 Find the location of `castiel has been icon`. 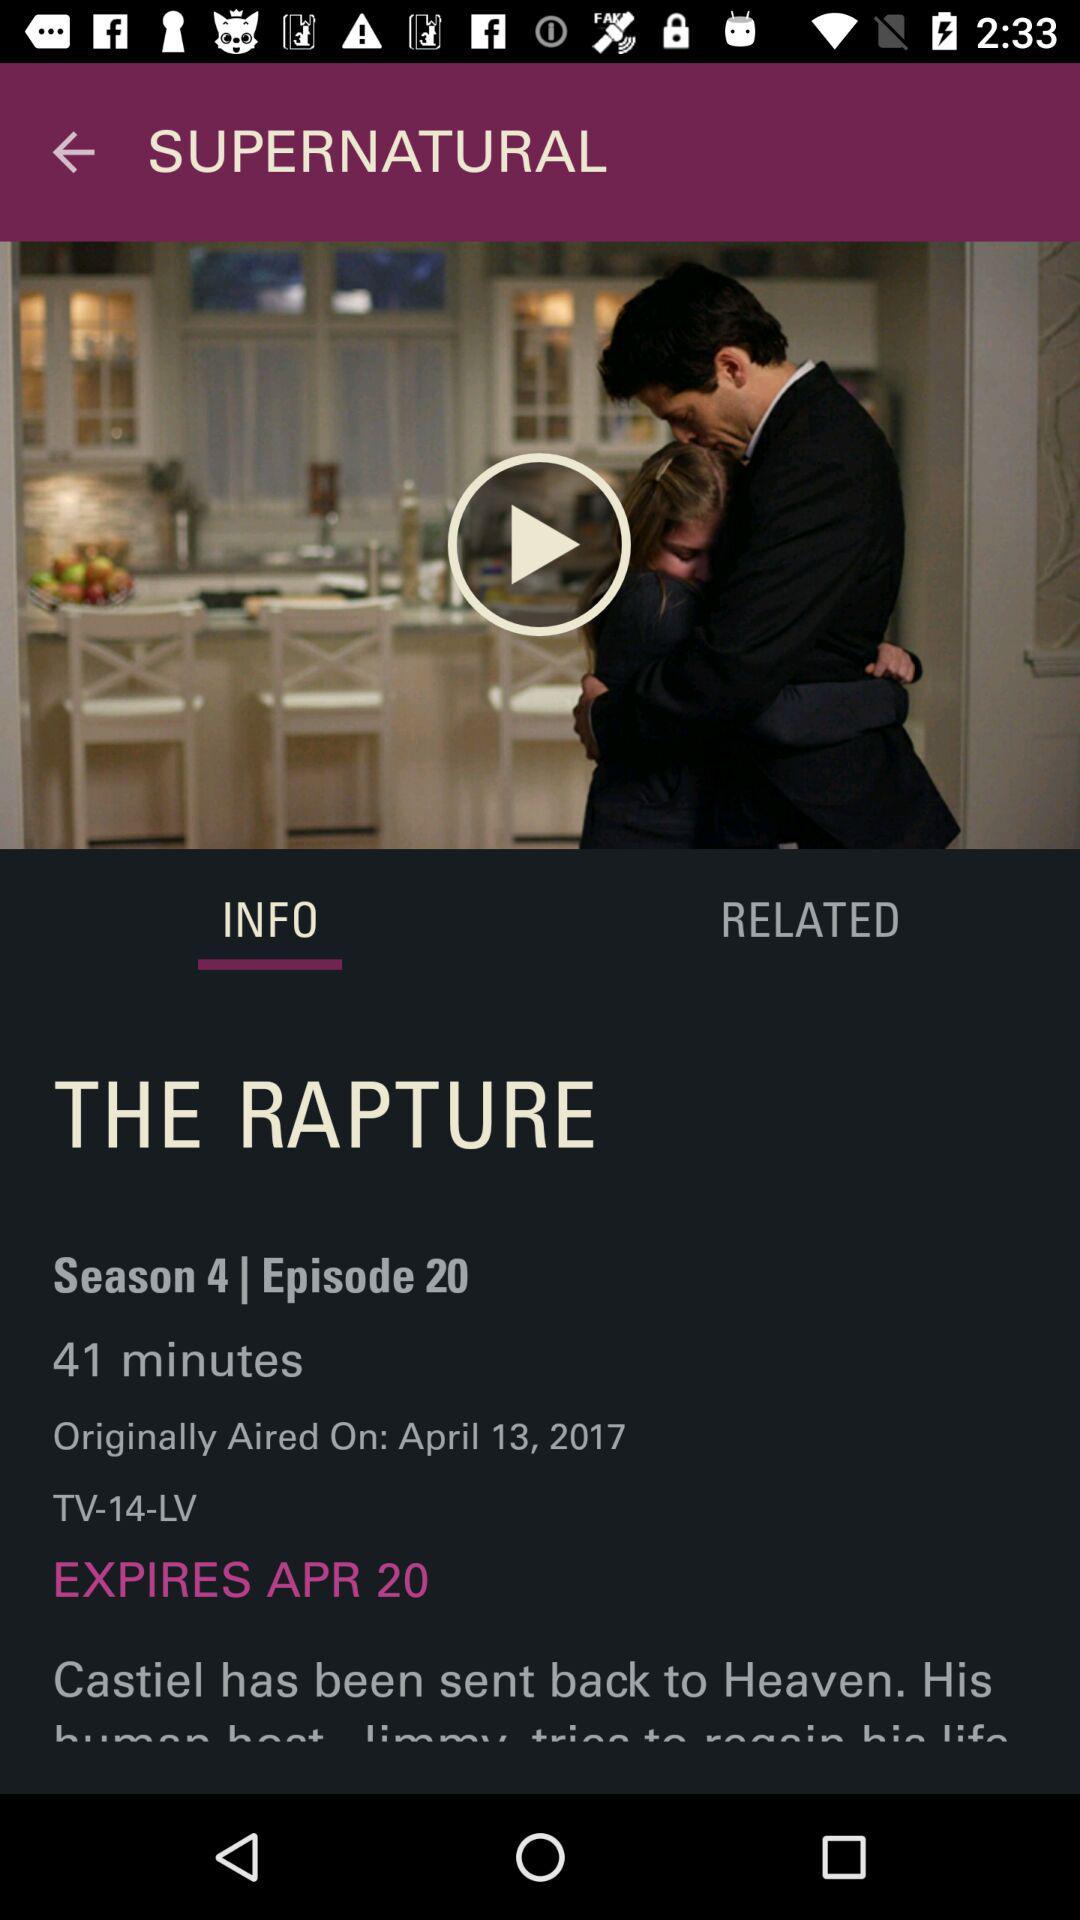

castiel has been icon is located at coordinates (540, 1721).